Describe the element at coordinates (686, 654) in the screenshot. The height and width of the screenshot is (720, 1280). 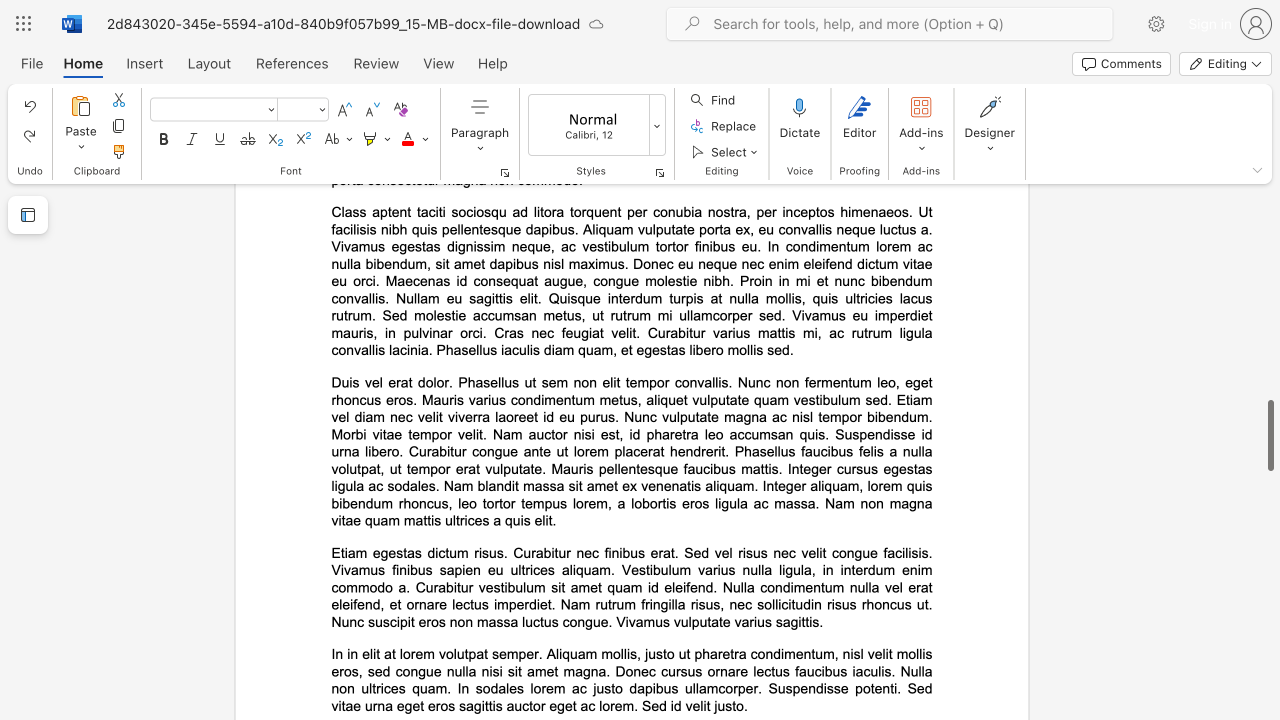
I see `the subset text "t pharetra condimentum, nisl velit mollis eros, sed congue nulla nisi sit amet magna. Donec cursus ornare lectus faucibus iaculis. Null" within the text "In in elit at lorem volutpat semper. Aliquam mollis, justo ut pharetra condimentum, nisl velit mollis eros, sed congue nulla nisi sit amet magna. Donec cursus ornare lectus faucibus iaculis. Nulla non ultrices quam. In sodales lorem ac justo dapibus ullamcorper. Suspendisse potenti. Sed vitae urna eget eros sagittis auctor eget ac lorem. Sed id velit justo."` at that location.